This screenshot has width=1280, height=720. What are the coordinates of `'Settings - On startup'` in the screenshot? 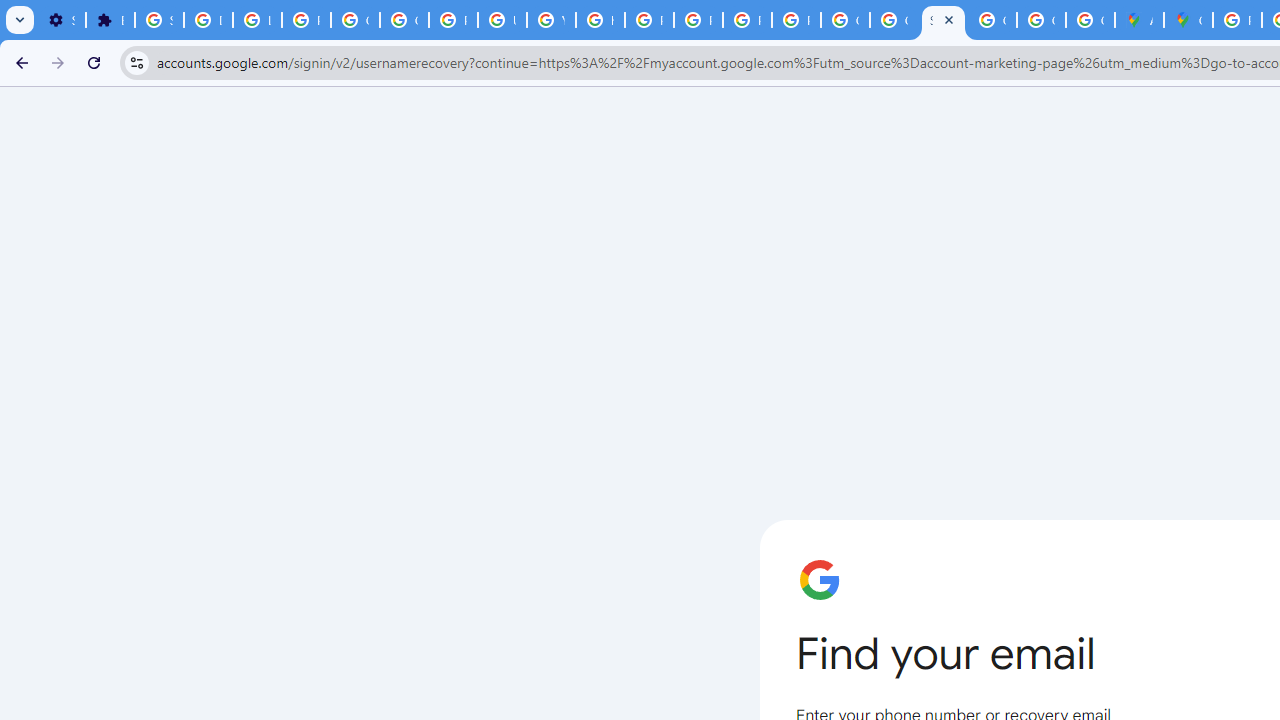 It's located at (61, 20).